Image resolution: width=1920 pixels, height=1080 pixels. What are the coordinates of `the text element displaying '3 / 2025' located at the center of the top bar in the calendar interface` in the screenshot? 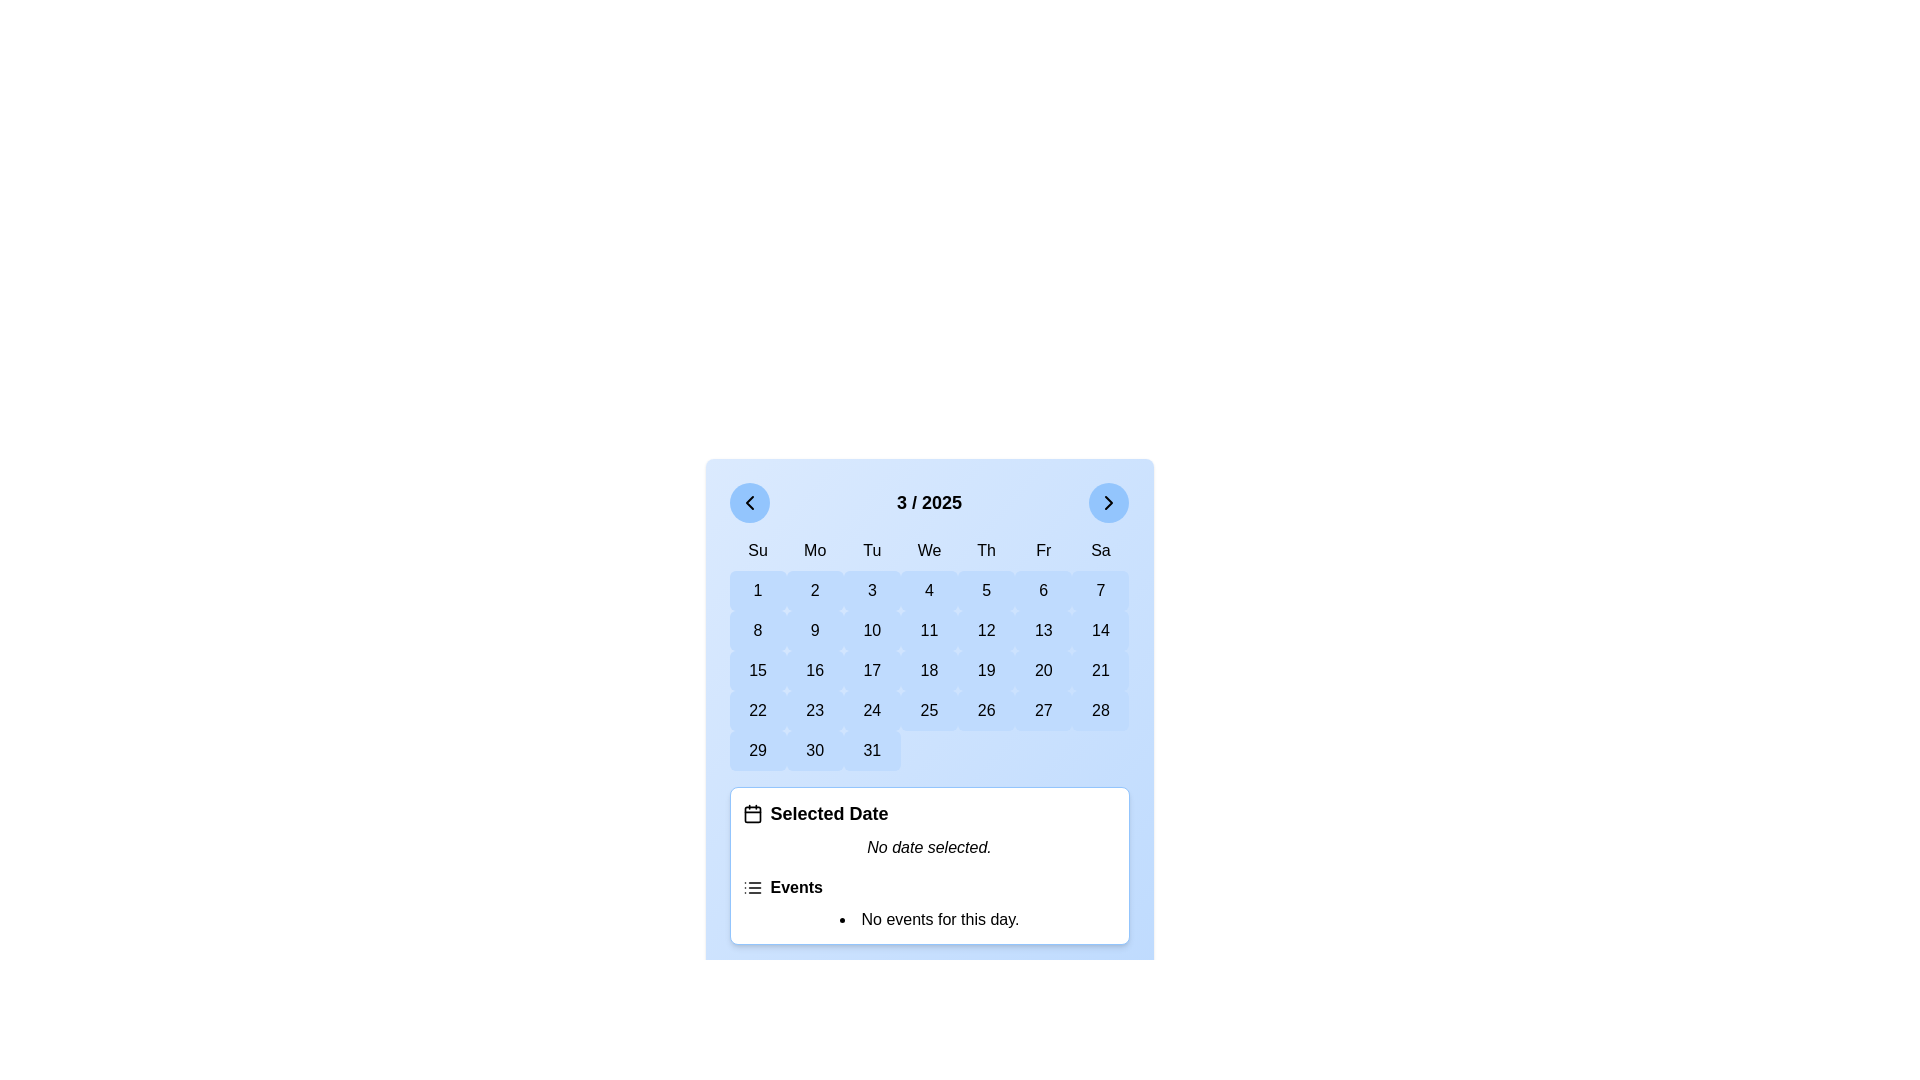 It's located at (928, 501).